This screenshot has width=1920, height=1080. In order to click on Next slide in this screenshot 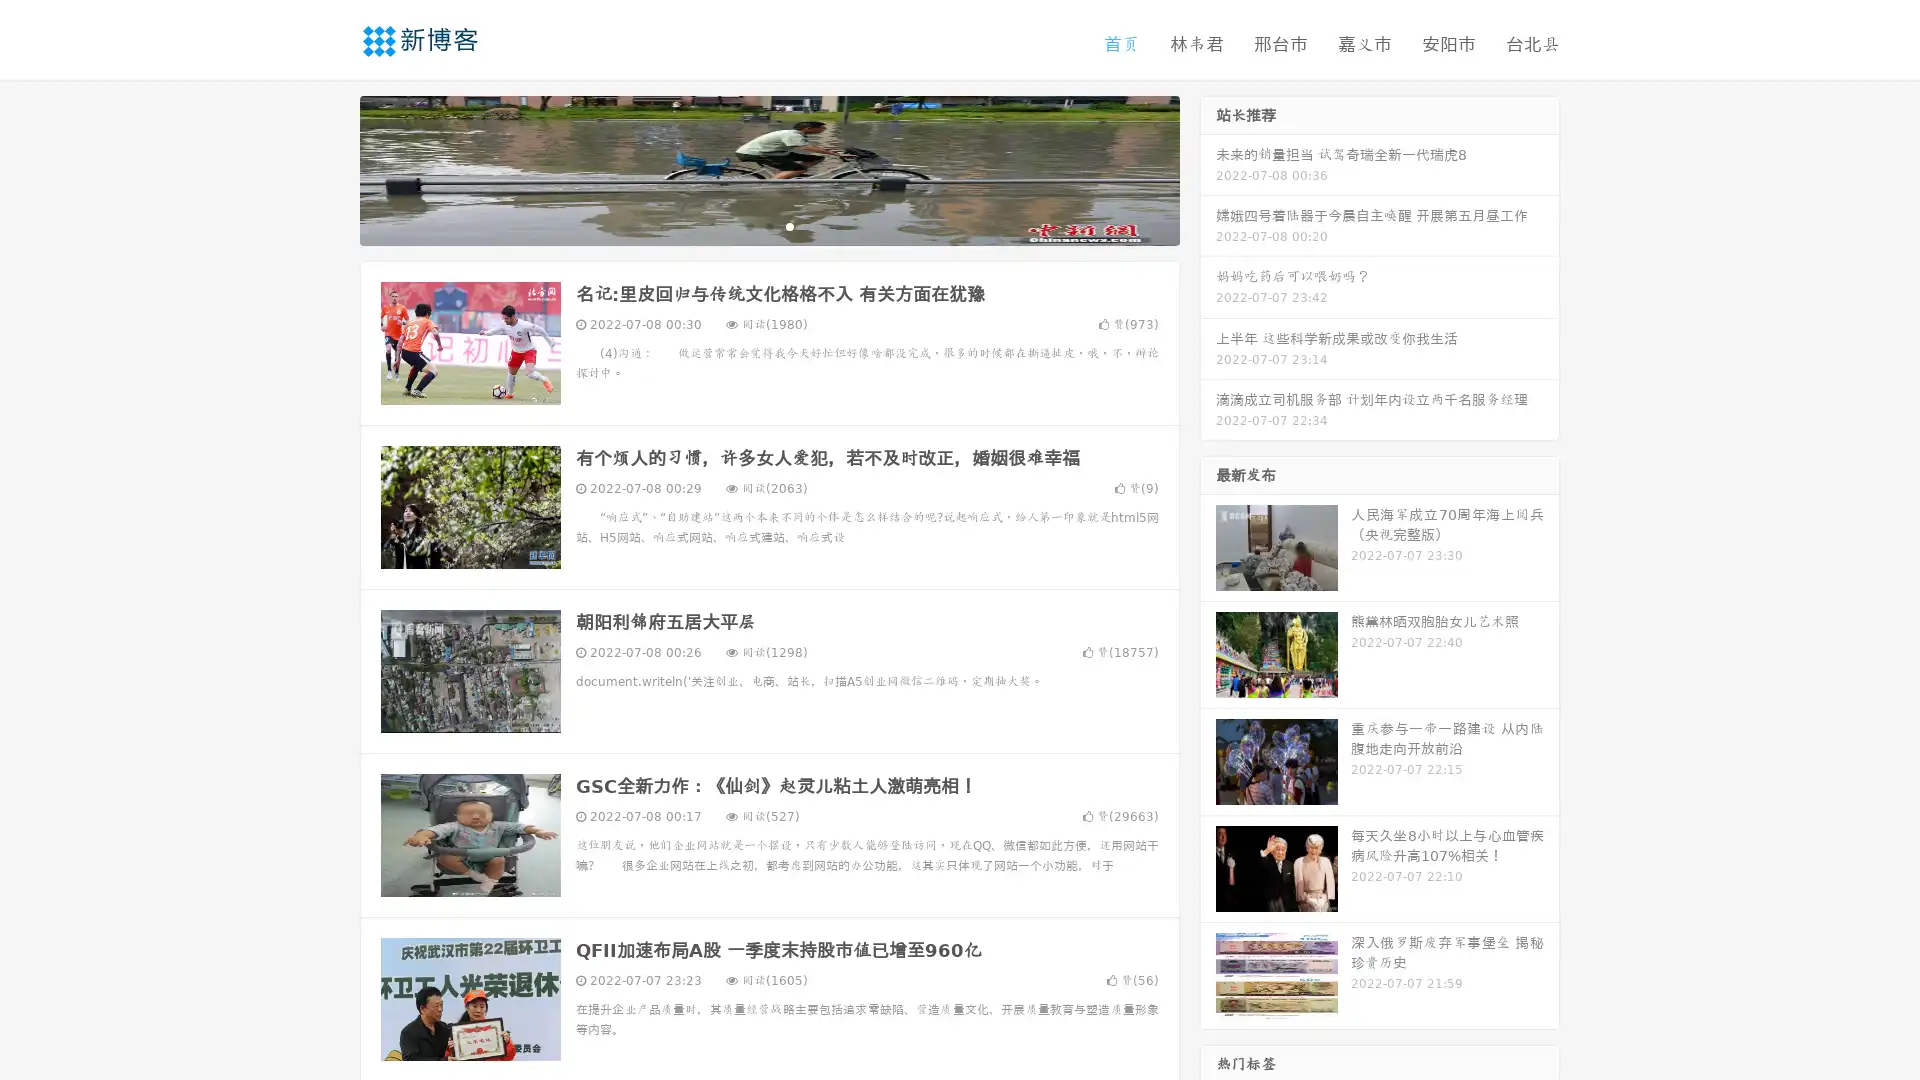, I will do `click(1208, 168)`.